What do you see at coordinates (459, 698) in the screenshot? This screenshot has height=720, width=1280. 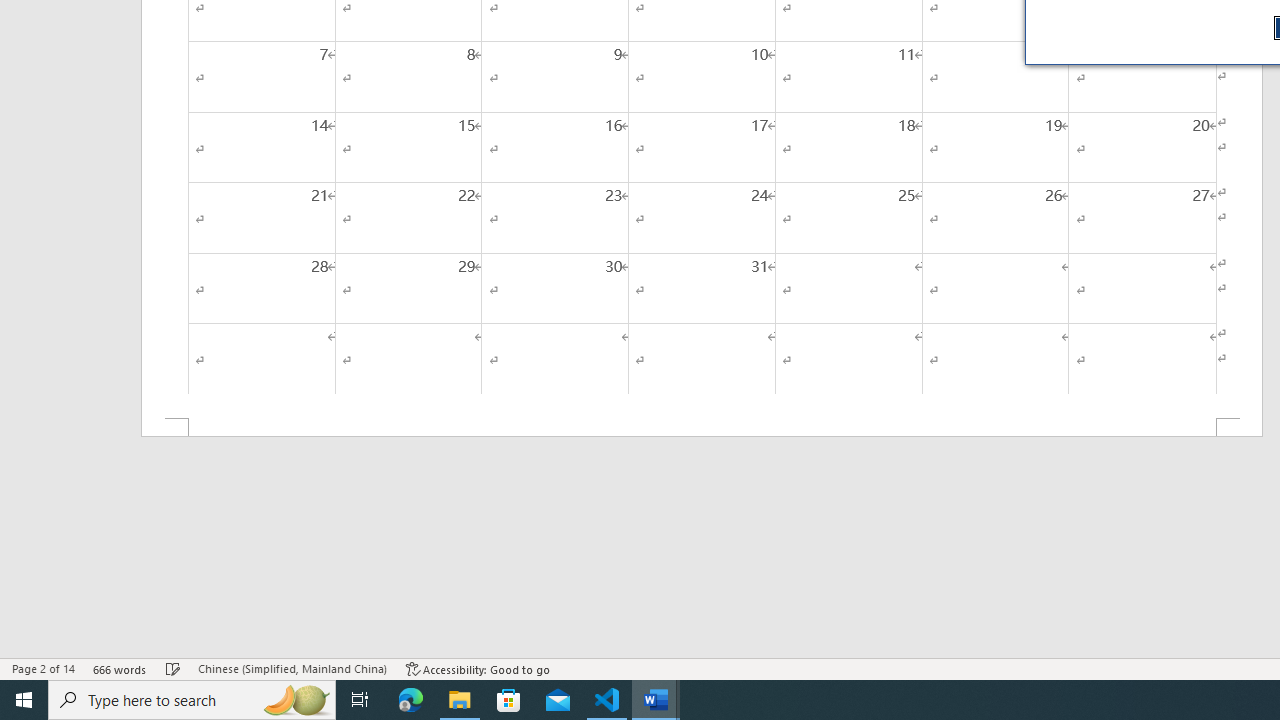 I see `'File Explorer - 1 running window'` at bounding box center [459, 698].